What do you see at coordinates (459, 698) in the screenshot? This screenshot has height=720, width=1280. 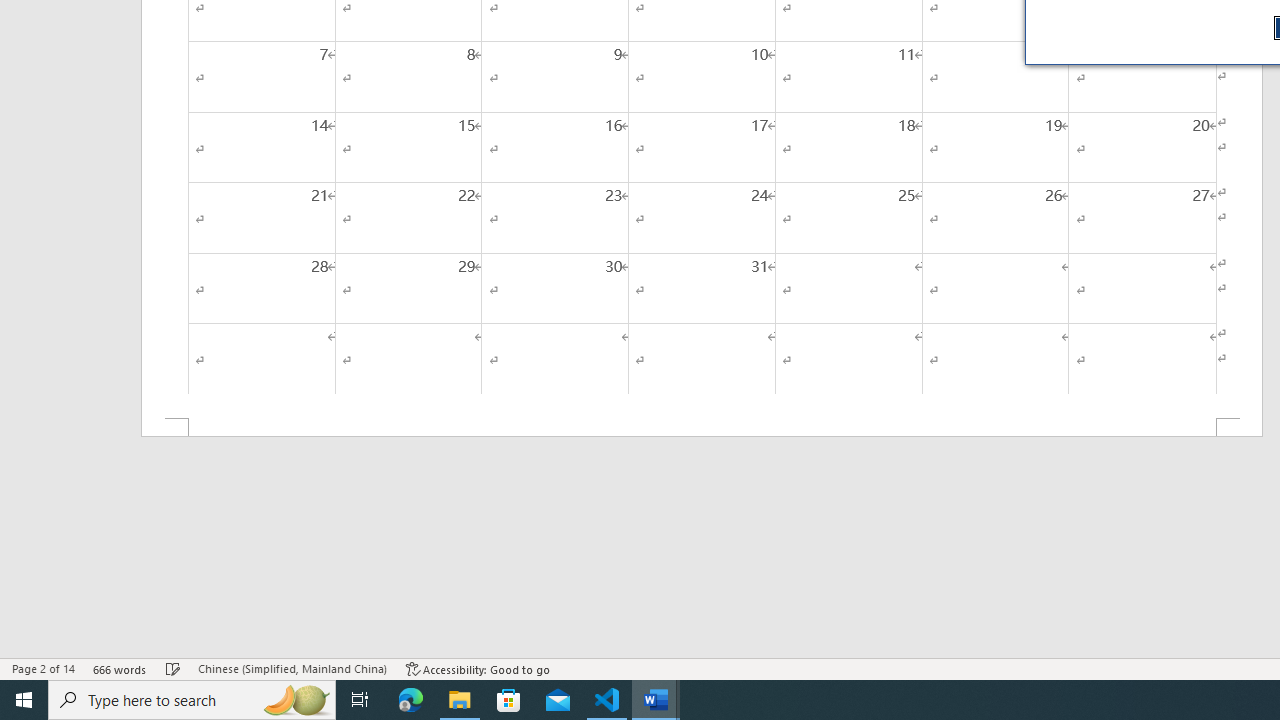 I see `'File Explorer - 1 running window'` at bounding box center [459, 698].